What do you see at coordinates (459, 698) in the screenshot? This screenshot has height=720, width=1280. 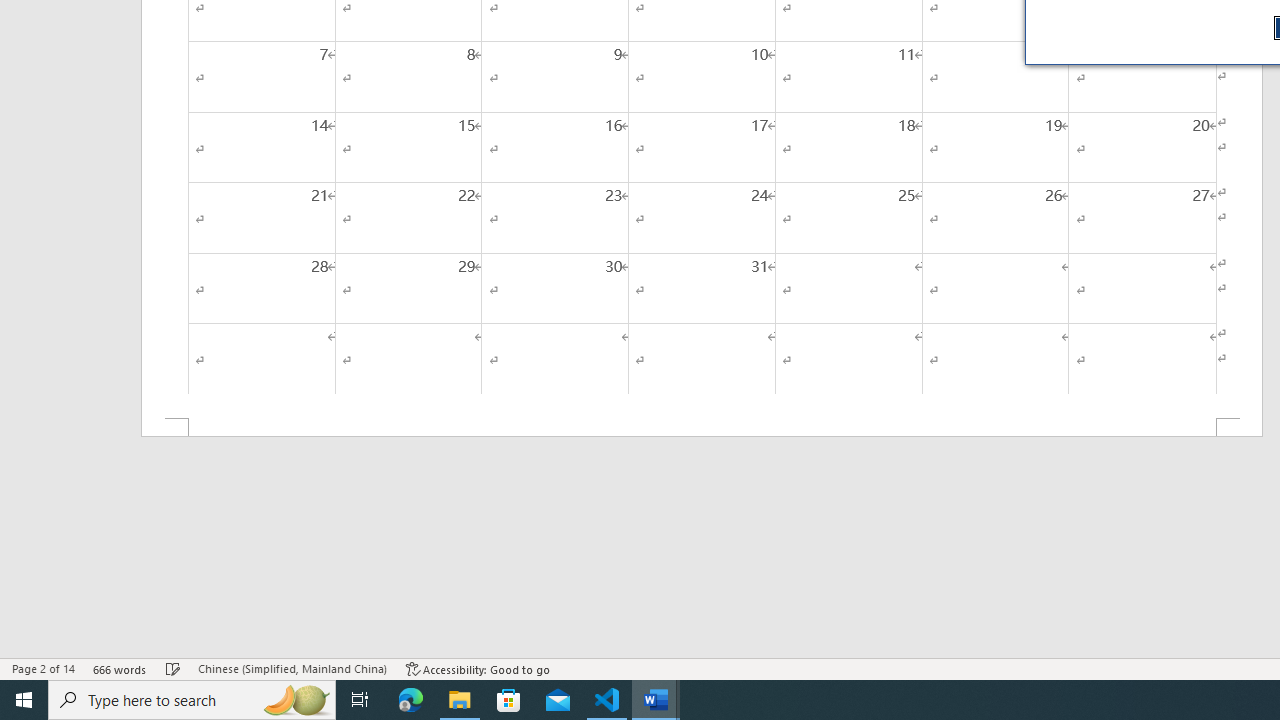 I see `'File Explorer - 1 running window'` at bounding box center [459, 698].